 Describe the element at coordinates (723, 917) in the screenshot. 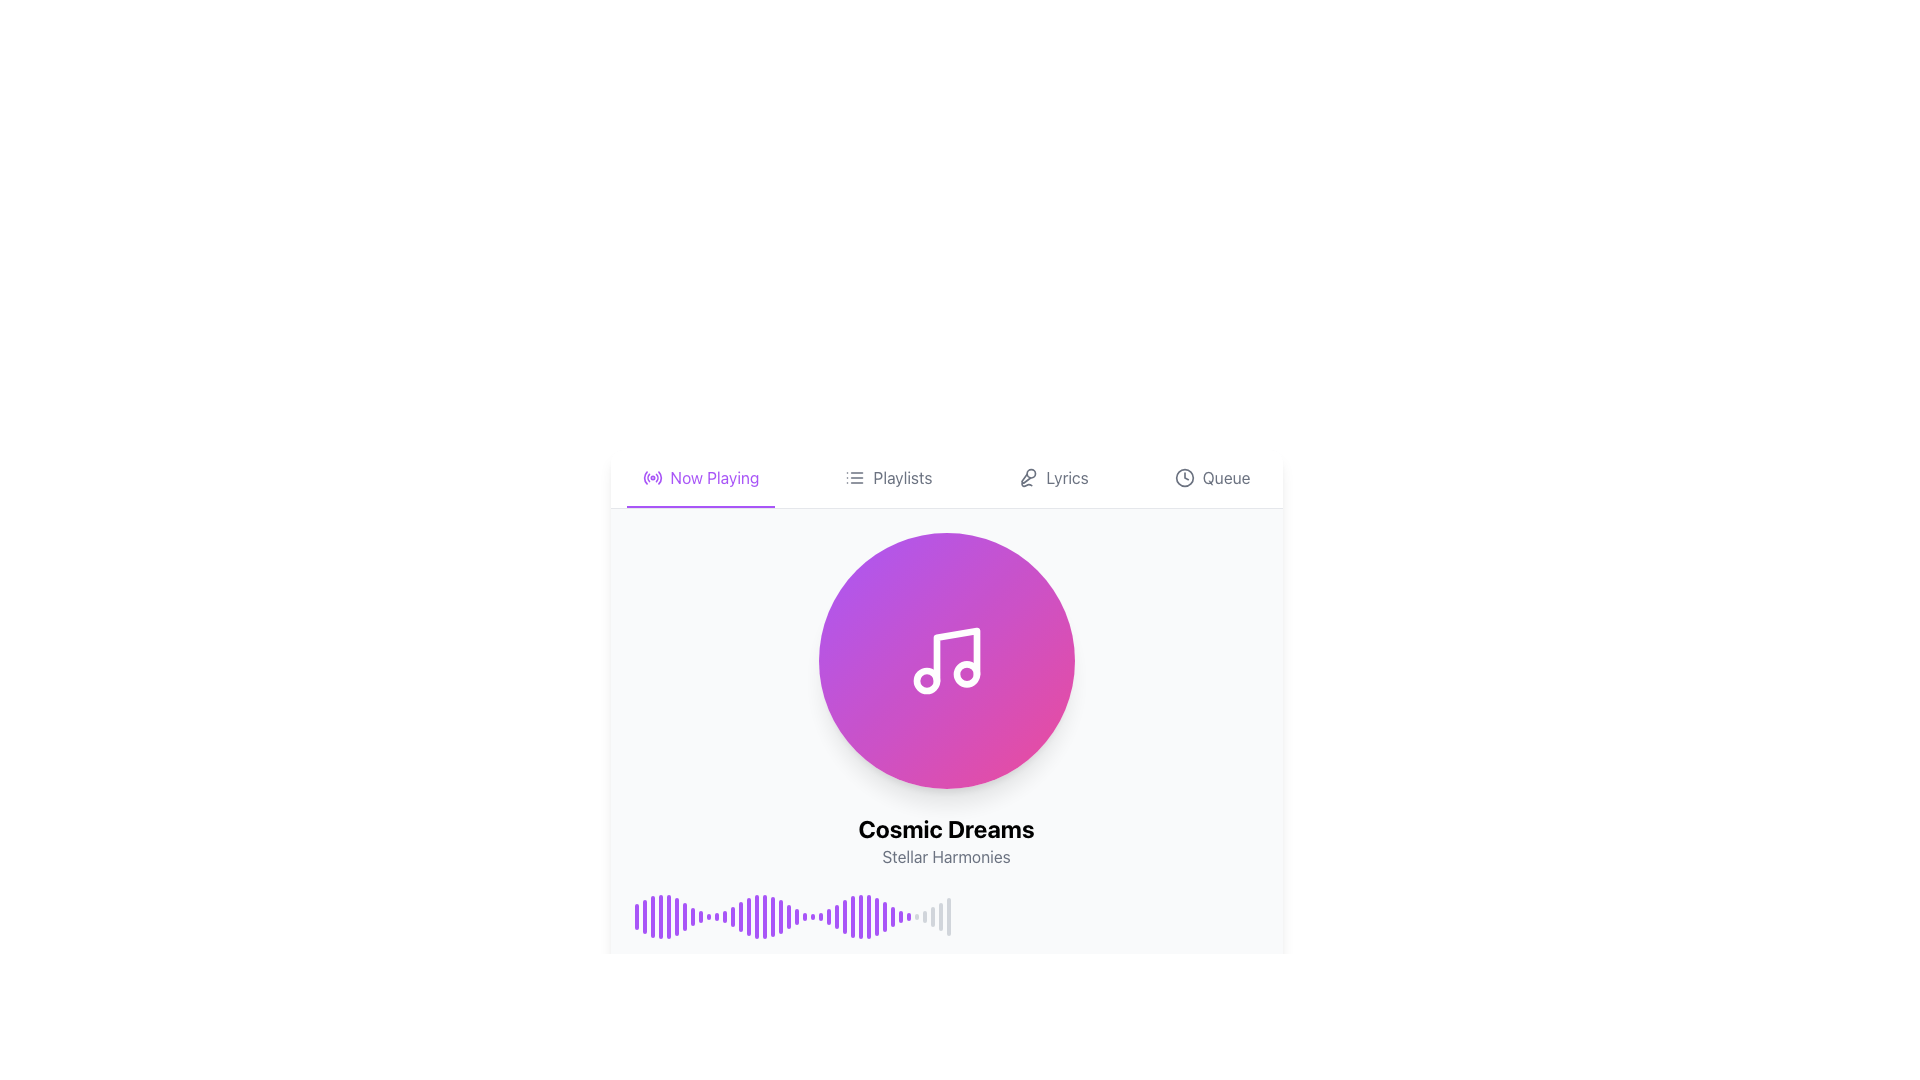

I see `the visual indicator bar for waveform visualization, which is the 12th vertical bar in the sequence of 35 bars located underneath the album art and song title` at that location.